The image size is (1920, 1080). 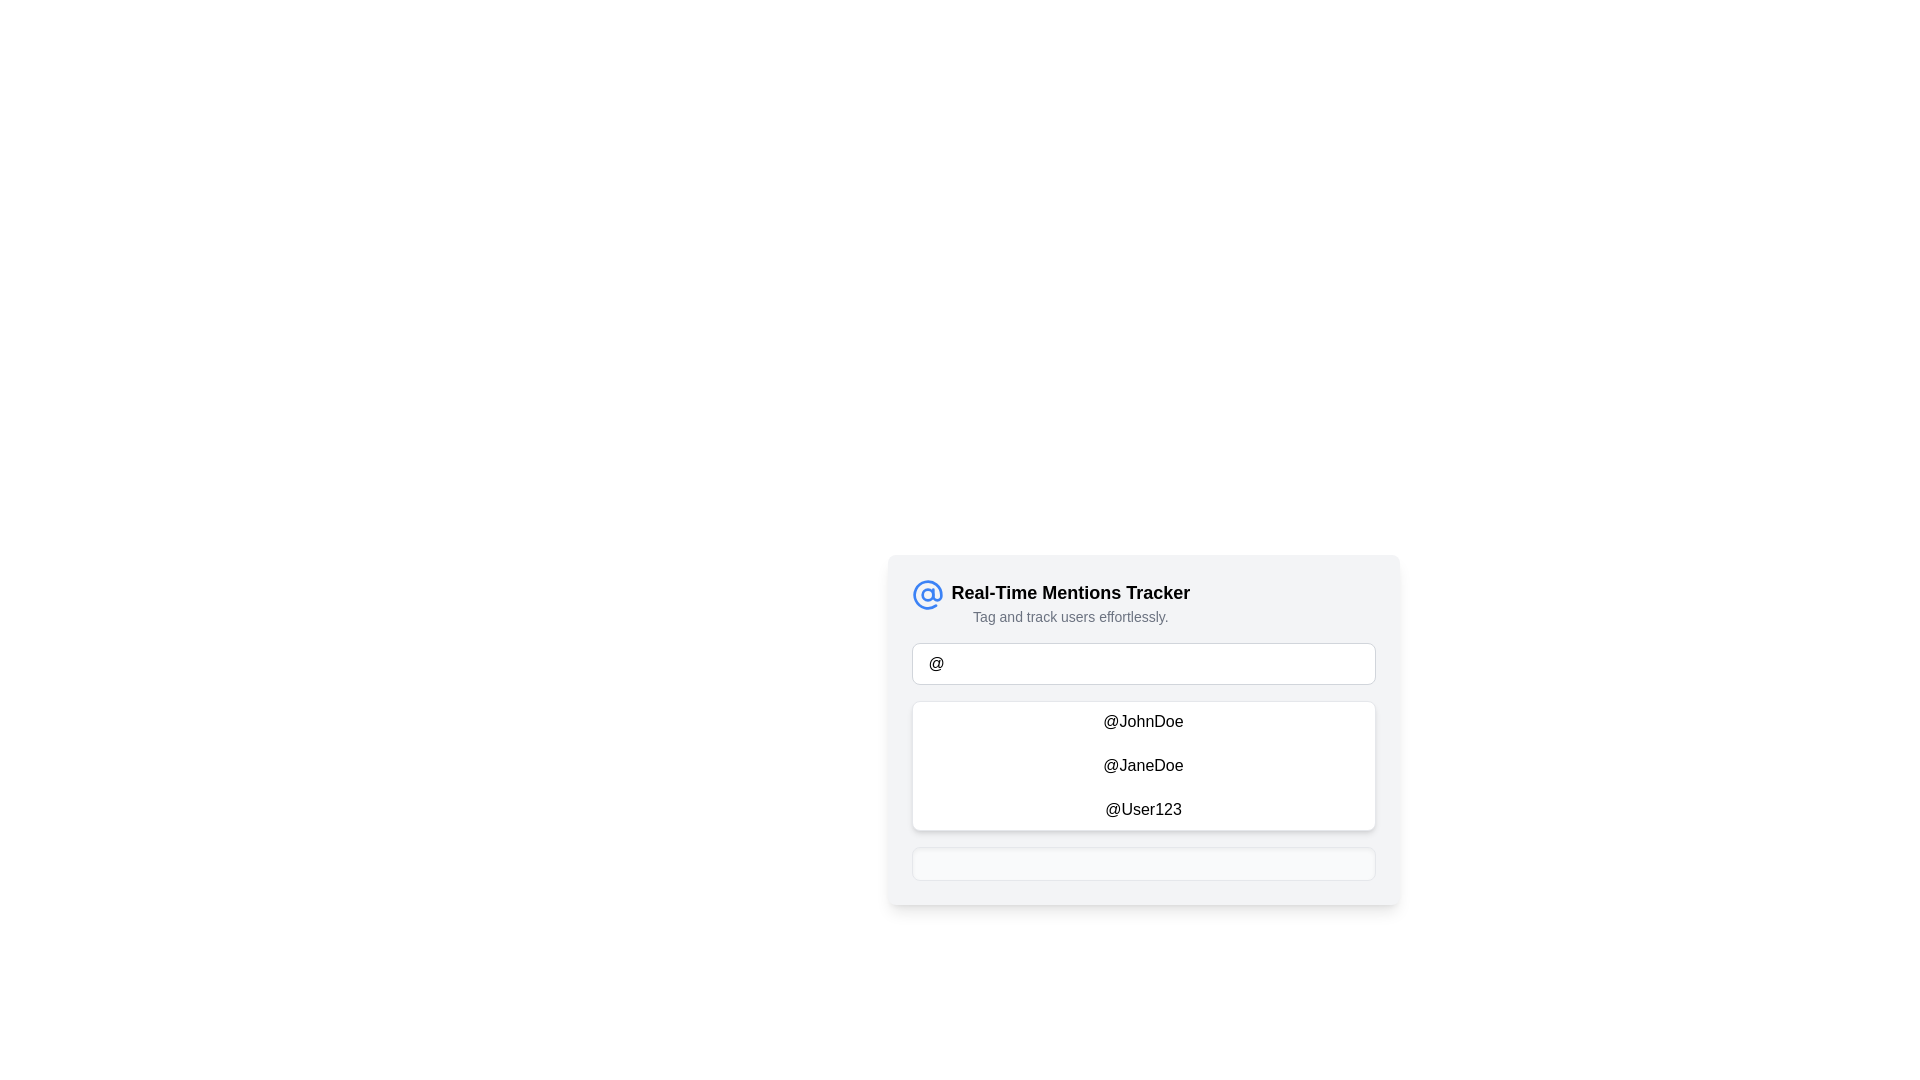 What do you see at coordinates (1143, 810) in the screenshot?
I see `the '@User123' label in the user suggestion list` at bounding box center [1143, 810].